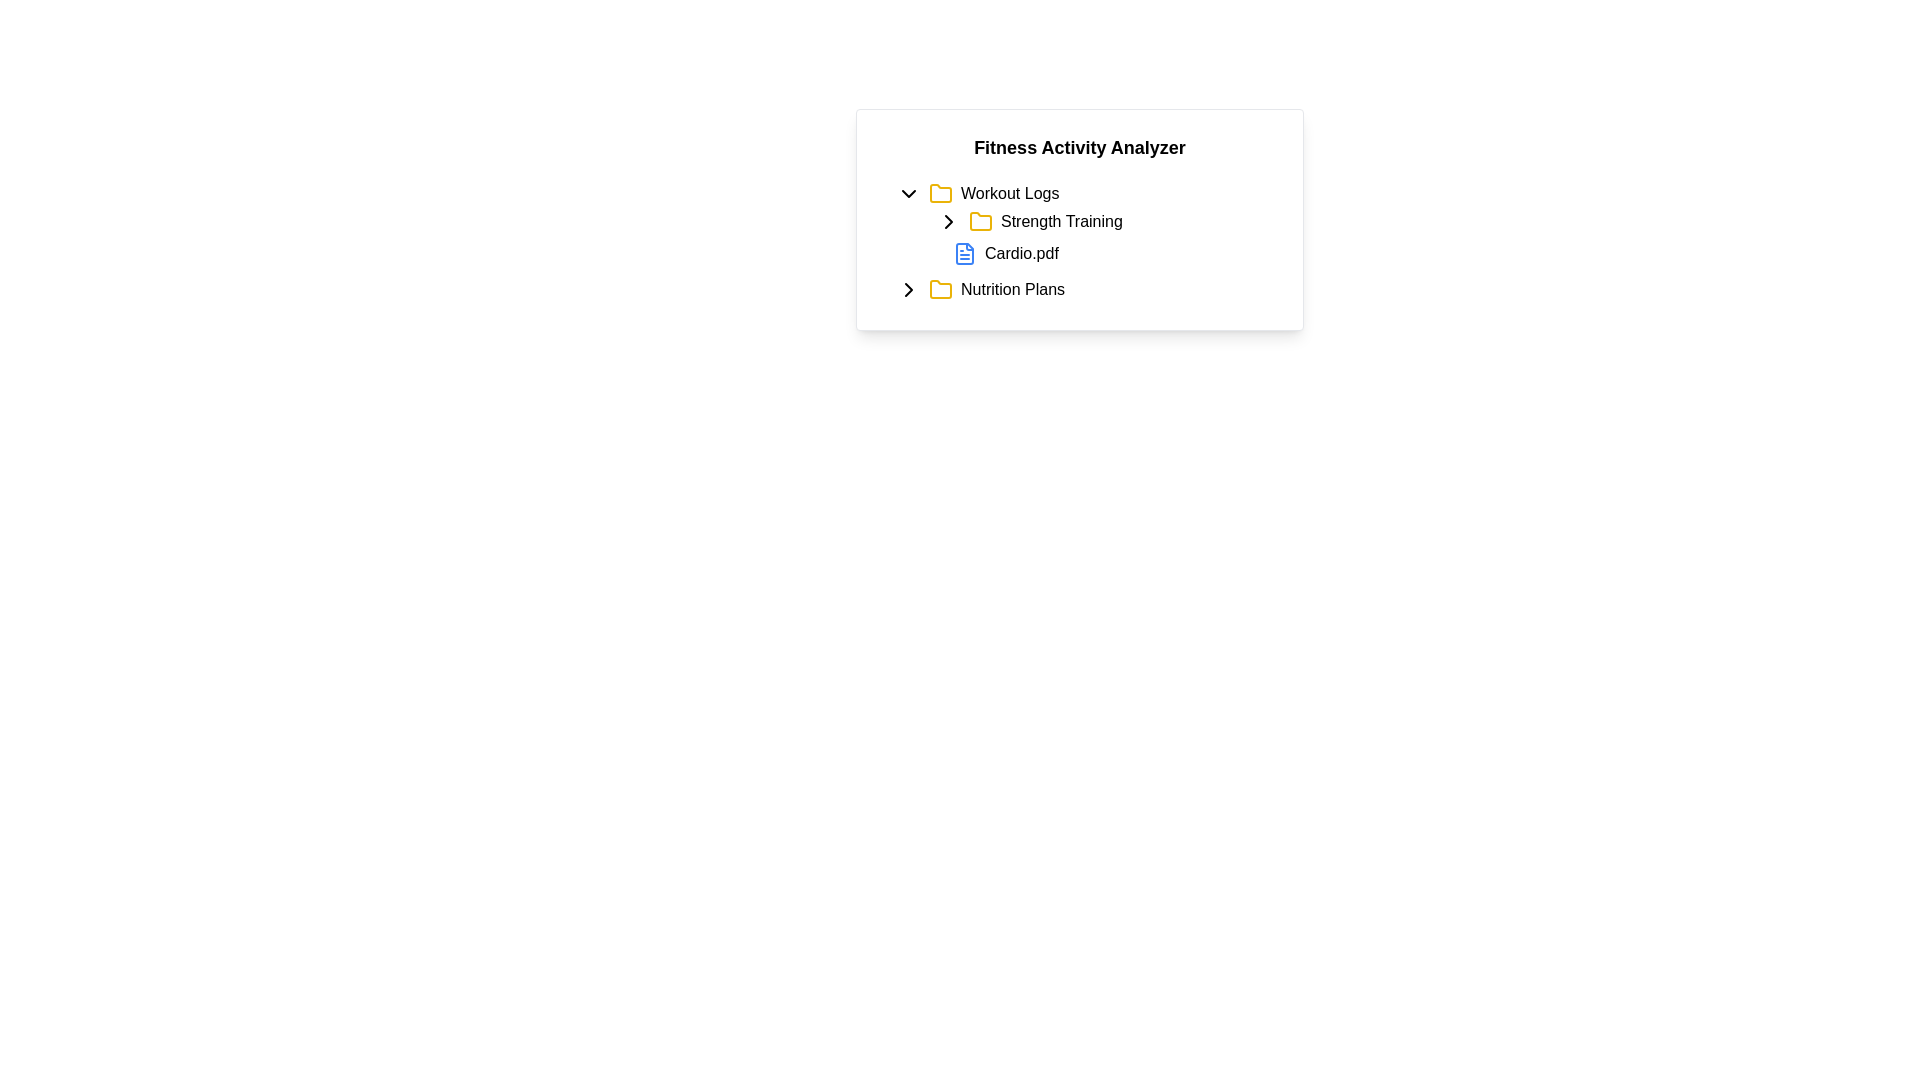  Describe the element at coordinates (939, 289) in the screenshot. I see `the yellow folder icon with rounded edges located in the list item context for 'Nutrition Plans'` at that location.